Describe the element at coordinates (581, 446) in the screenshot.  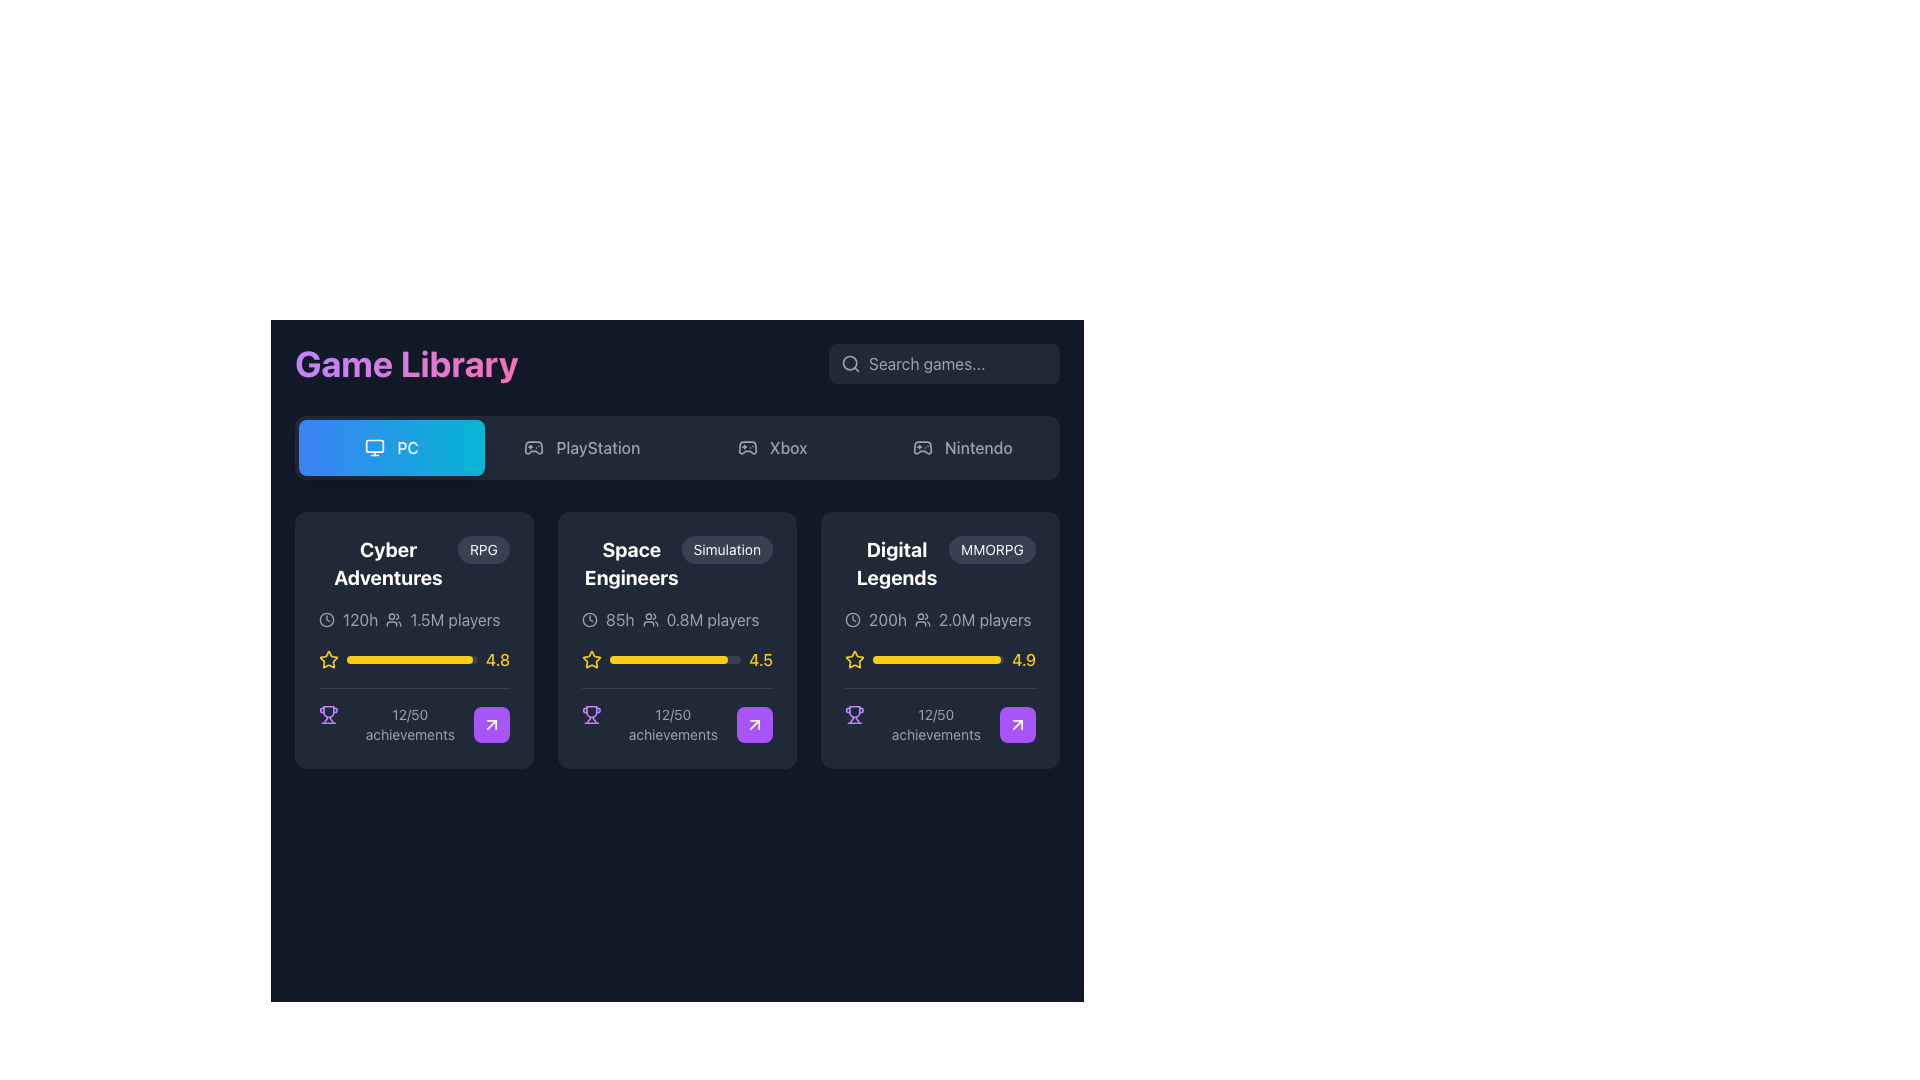
I see `the PlayStation filter button located in the horizontal menu beneath the 'Game Library' header` at that location.